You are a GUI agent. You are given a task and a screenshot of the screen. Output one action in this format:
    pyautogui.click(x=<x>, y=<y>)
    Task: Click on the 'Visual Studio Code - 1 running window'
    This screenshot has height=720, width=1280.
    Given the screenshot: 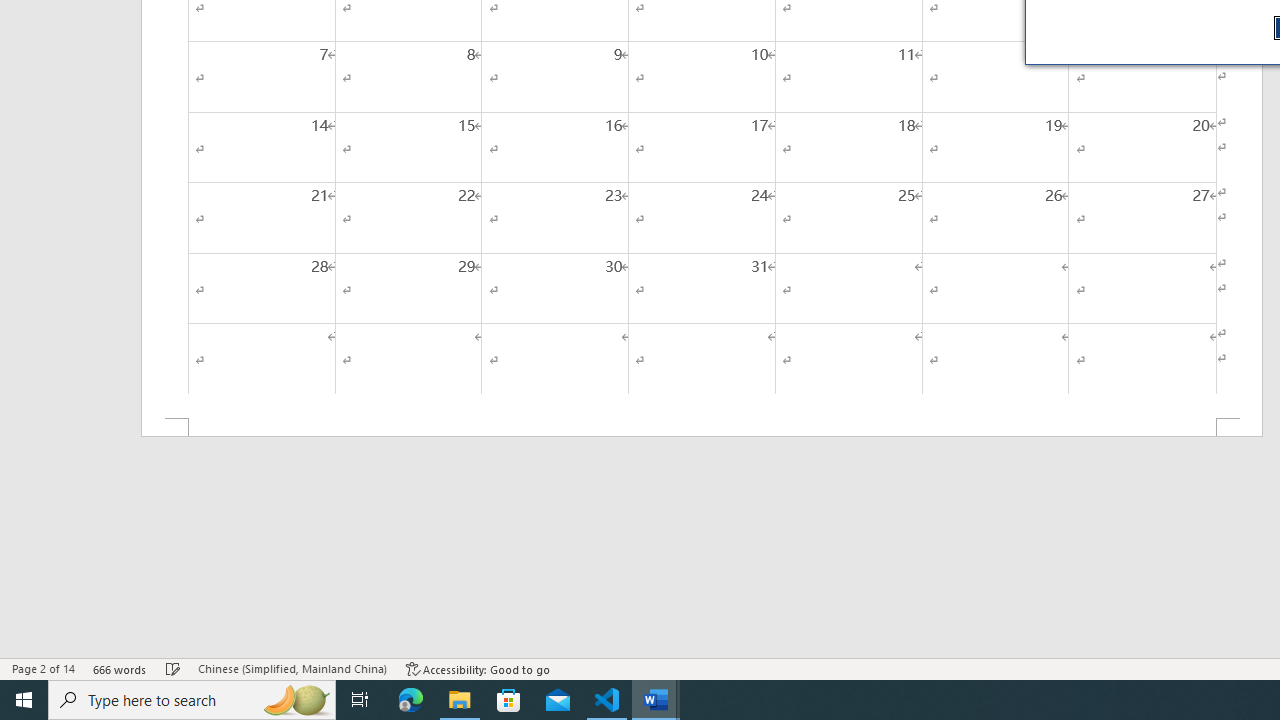 What is the action you would take?
    pyautogui.click(x=606, y=698)
    